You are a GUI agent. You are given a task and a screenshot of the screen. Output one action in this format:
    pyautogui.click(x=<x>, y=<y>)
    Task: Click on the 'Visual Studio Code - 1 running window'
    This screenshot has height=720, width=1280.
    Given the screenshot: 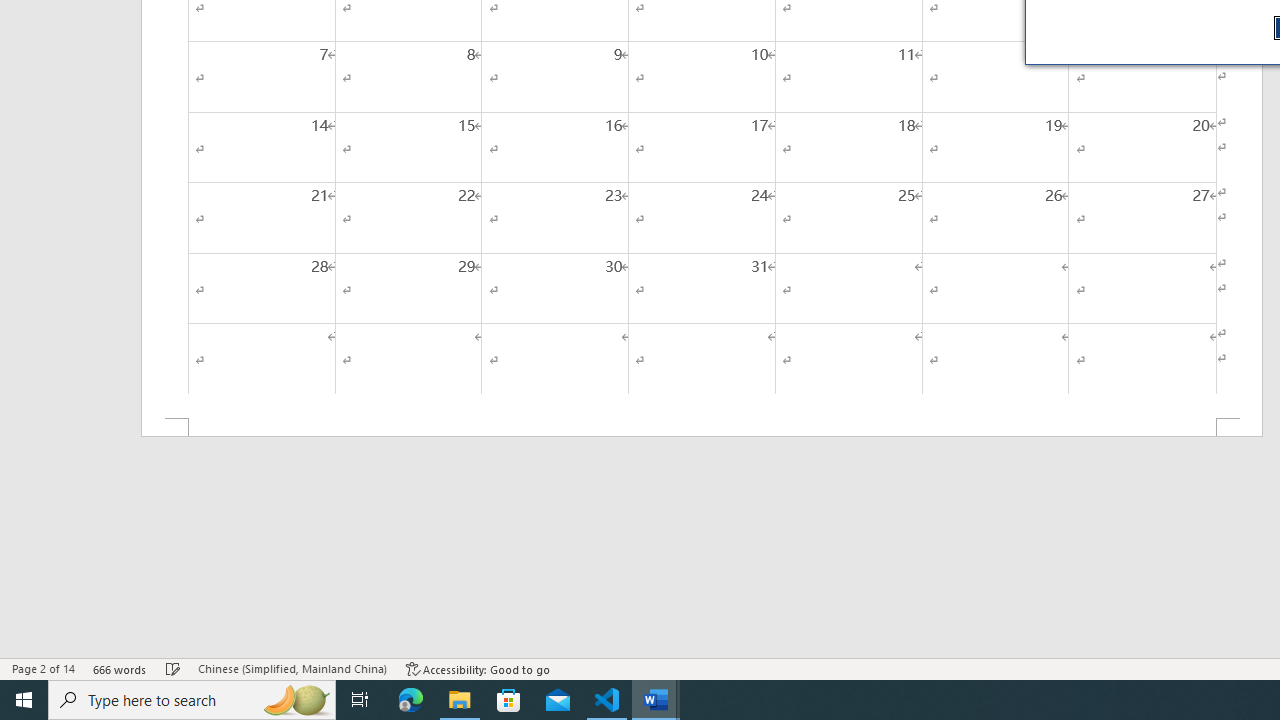 What is the action you would take?
    pyautogui.click(x=606, y=698)
    